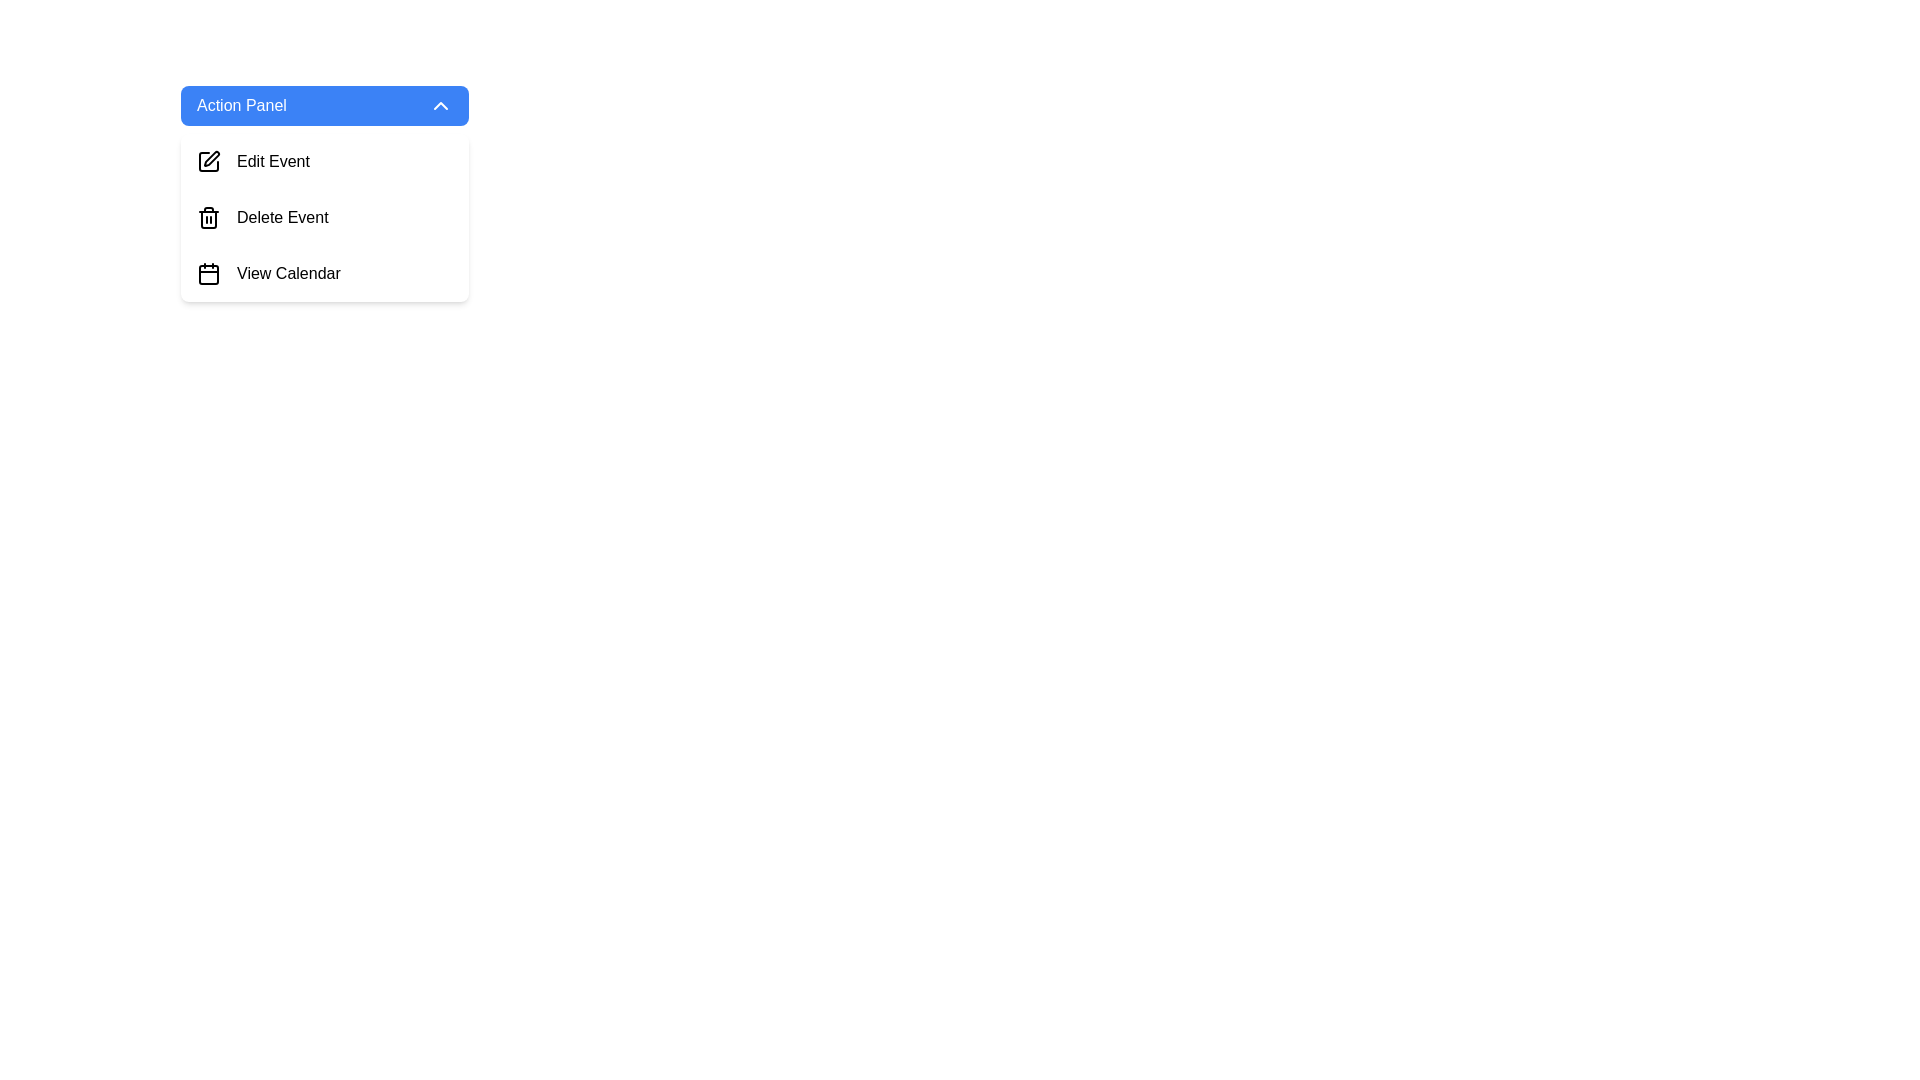 The width and height of the screenshot is (1920, 1080). What do you see at coordinates (209, 218) in the screenshot?
I see `the delete icon located to the left of the 'Delete Event' text in the 'Action Panel' dropdown menu` at bounding box center [209, 218].